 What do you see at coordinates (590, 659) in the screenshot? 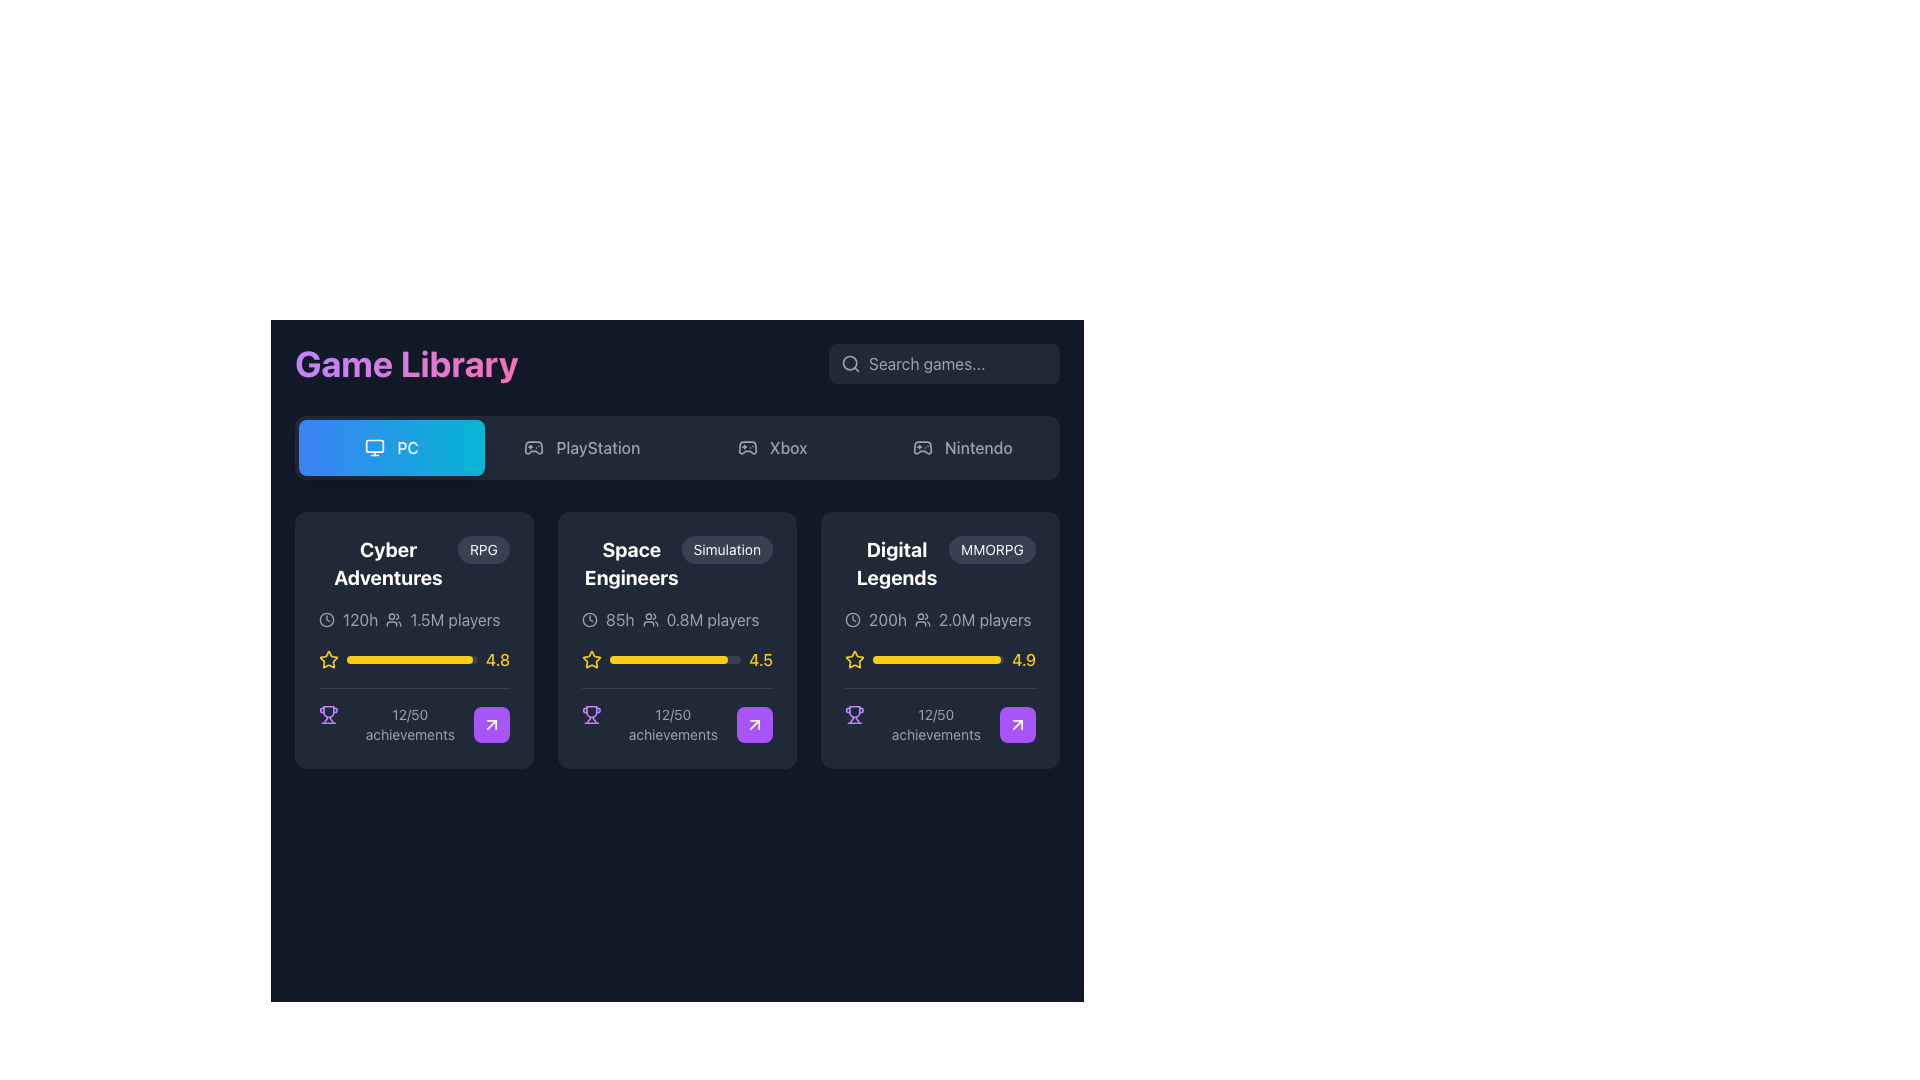
I see `the star icon in the rating section of the 'Space Engineers' game card, which visually represents a rating and is located to the left of the numerical rating '4.5'` at bounding box center [590, 659].